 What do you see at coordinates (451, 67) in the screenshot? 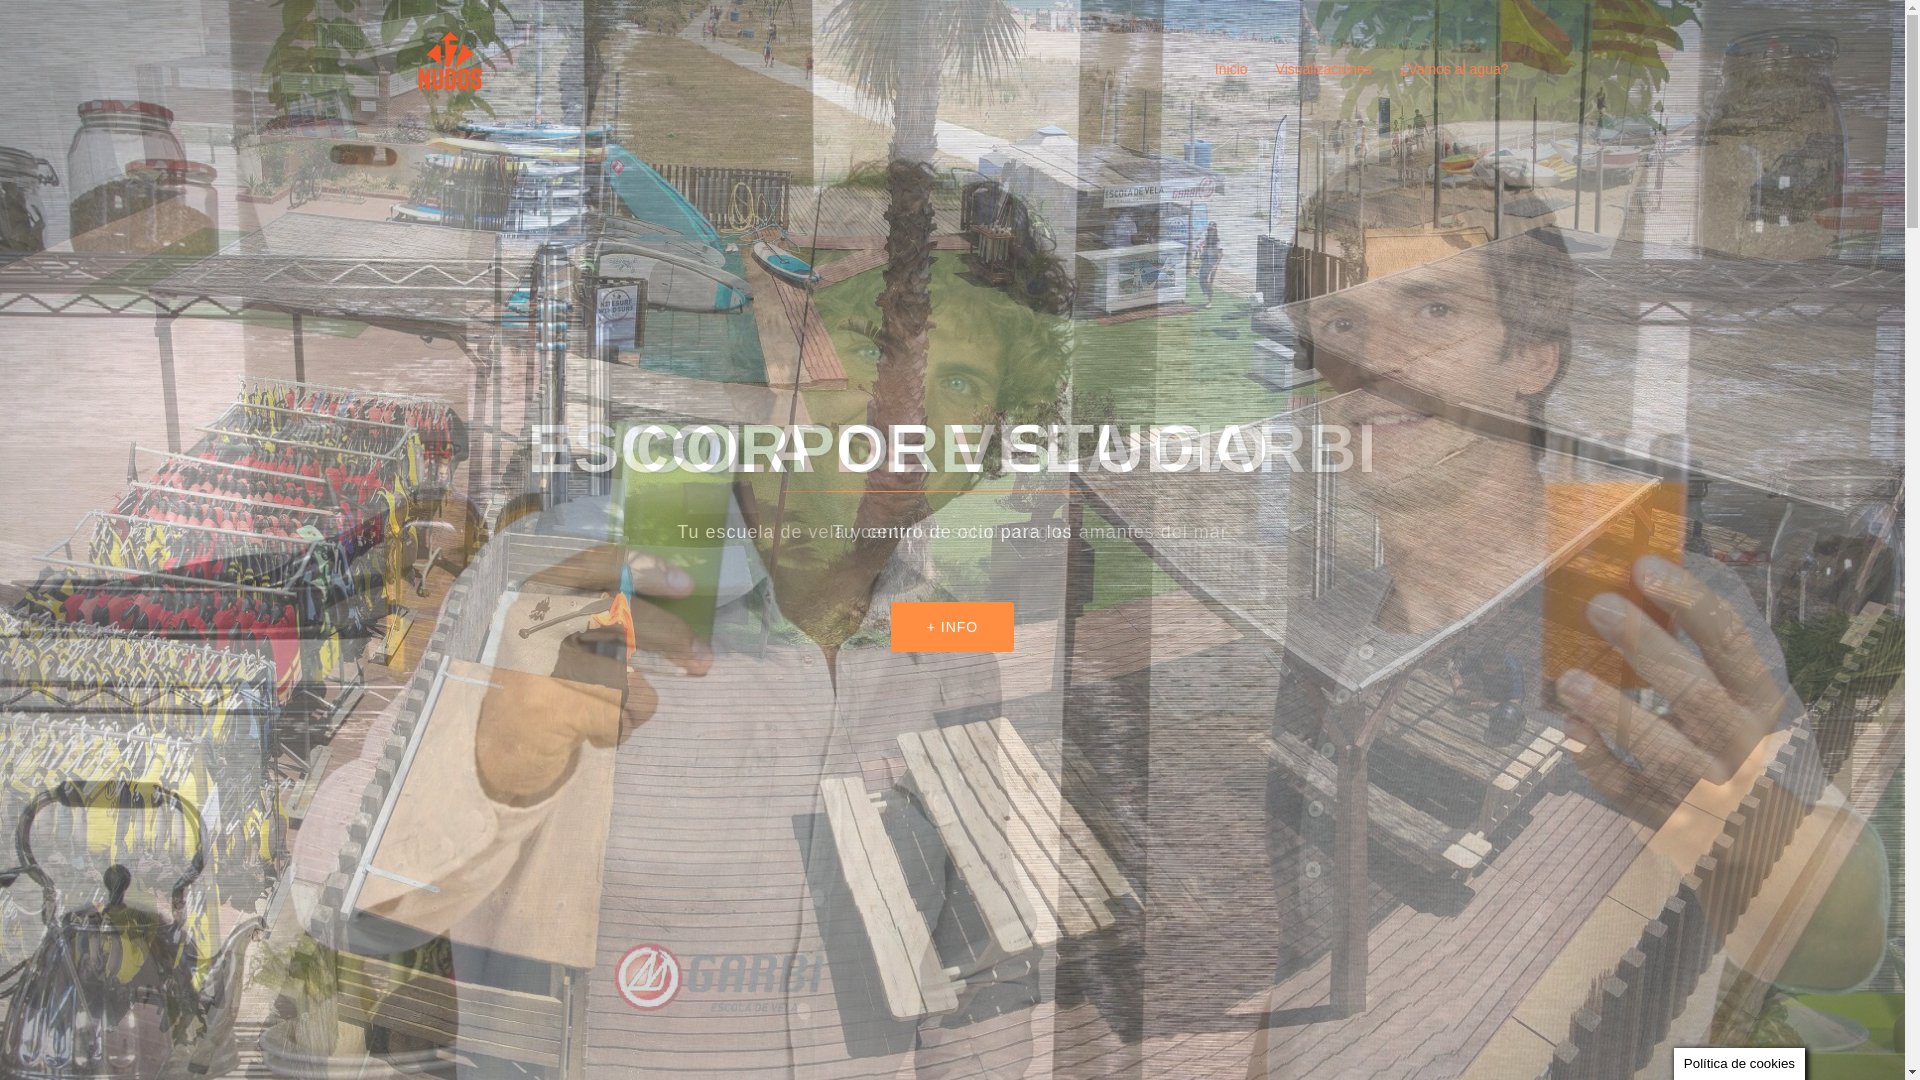
I see `'17nudos'` at bounding box center [451, 67].